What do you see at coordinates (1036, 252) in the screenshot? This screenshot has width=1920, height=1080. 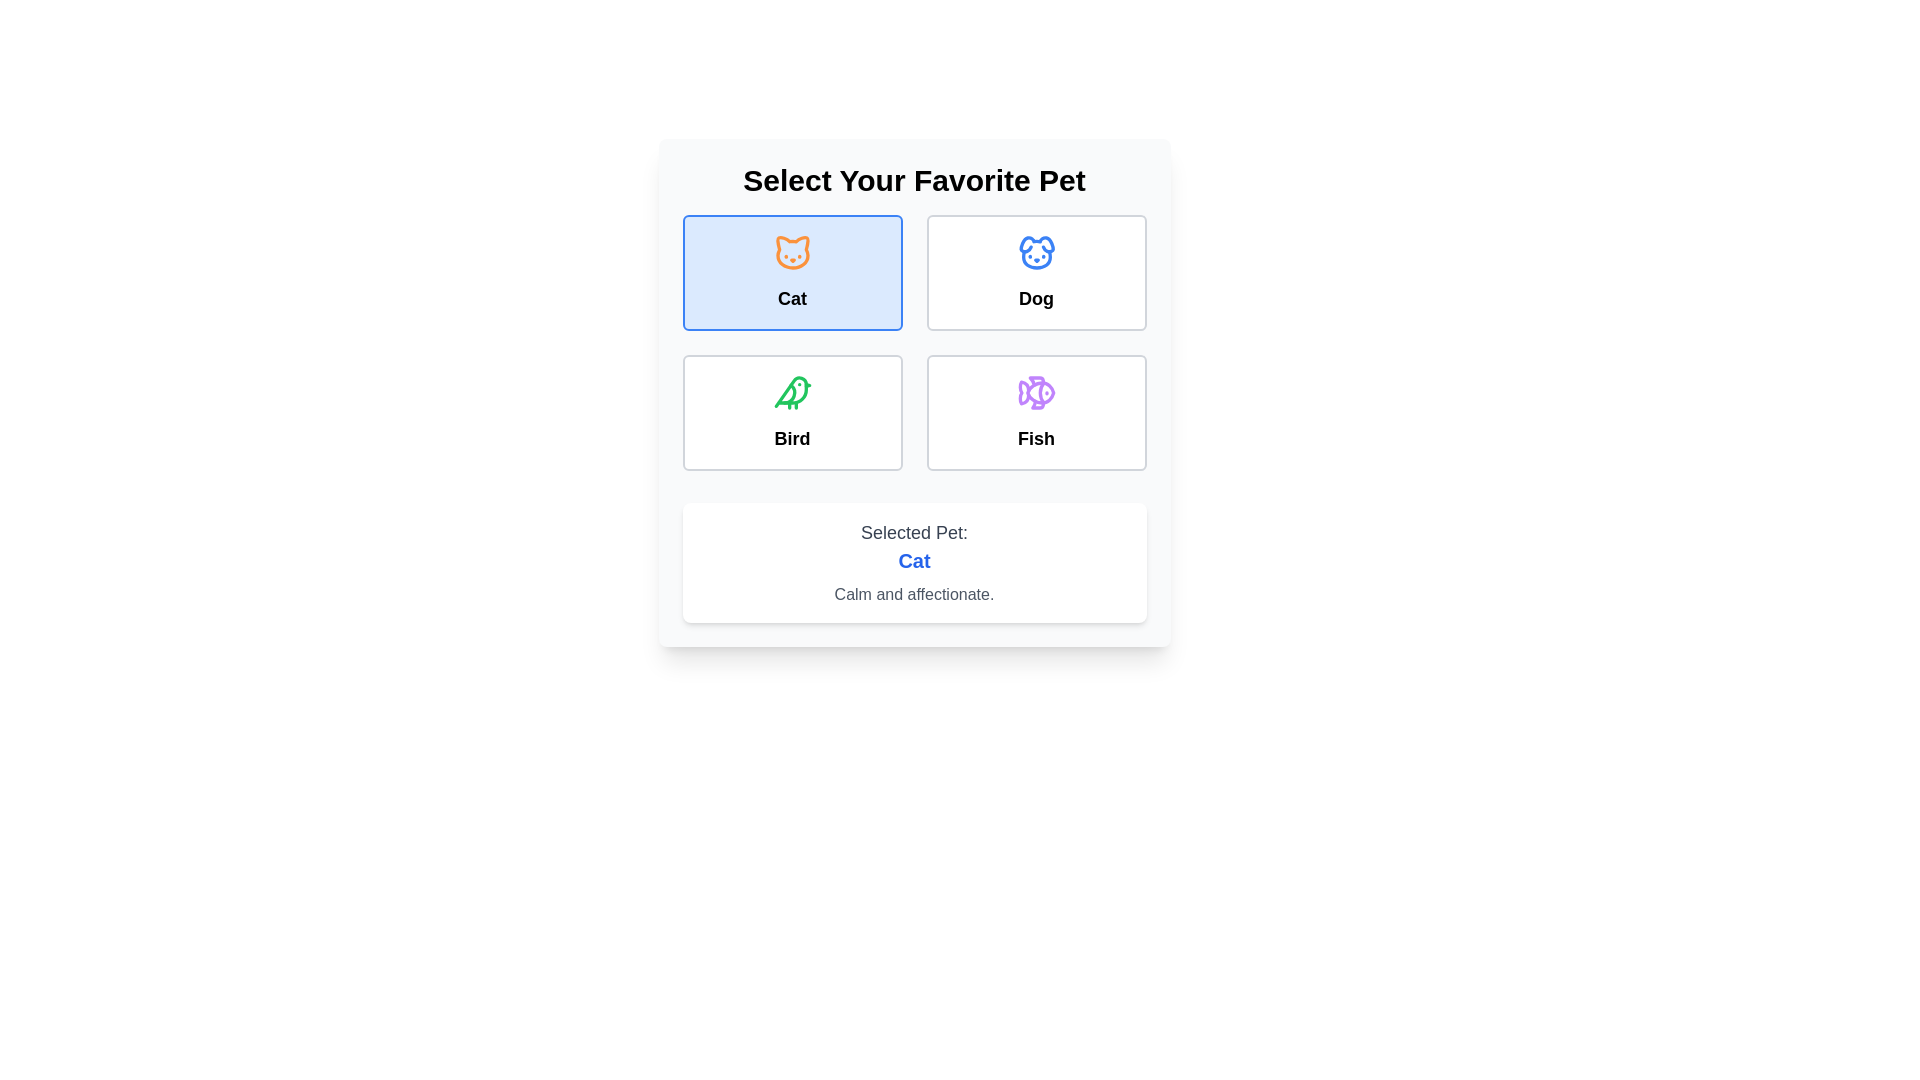 I see `the 'Dog' icon in the pet selection interface, located at the top section of the 'Dog' card in the upper right quadrant of the main selection grid` at bounding box center [1036, 252].